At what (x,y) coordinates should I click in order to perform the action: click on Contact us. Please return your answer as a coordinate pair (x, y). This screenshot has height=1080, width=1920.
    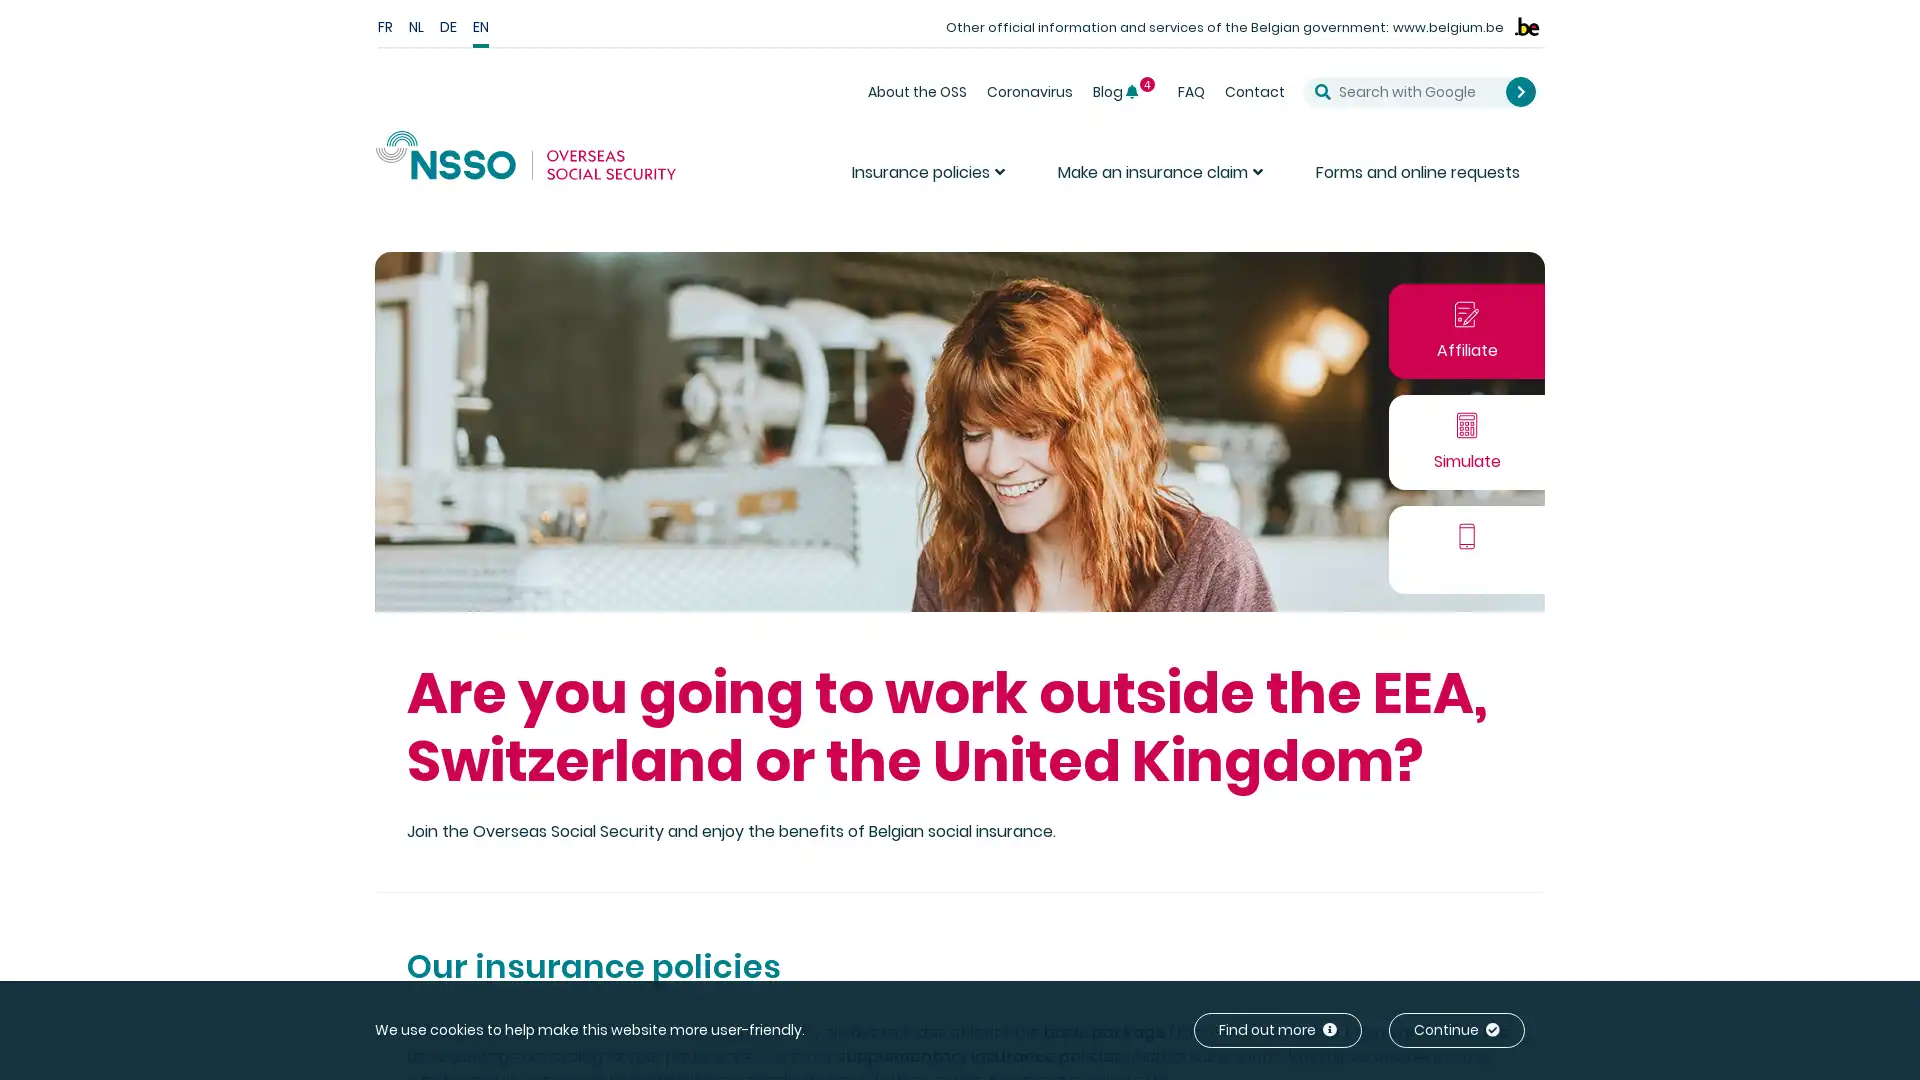
    Looking at the image, I should click on (1467, 548).